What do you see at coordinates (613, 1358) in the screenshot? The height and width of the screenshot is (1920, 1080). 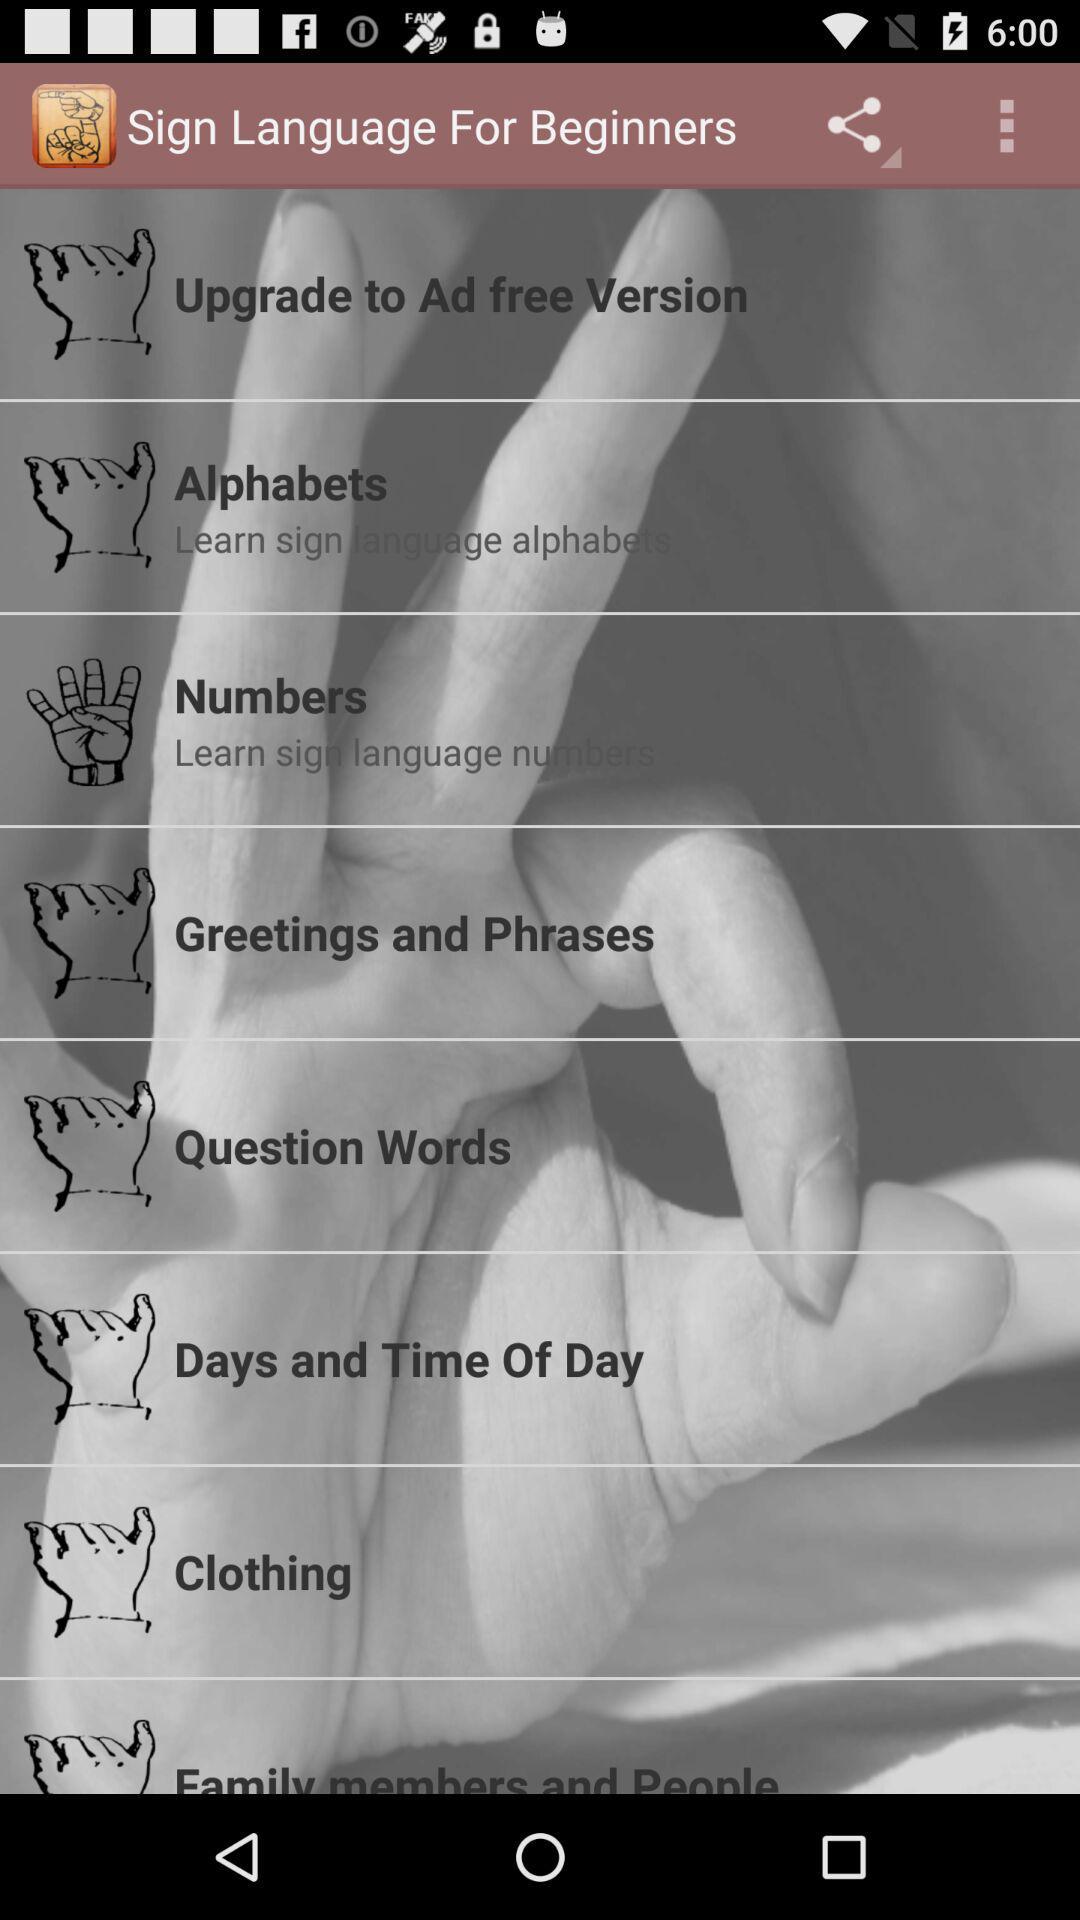 I see `days and time icon` at bounding box center [613, 1358].